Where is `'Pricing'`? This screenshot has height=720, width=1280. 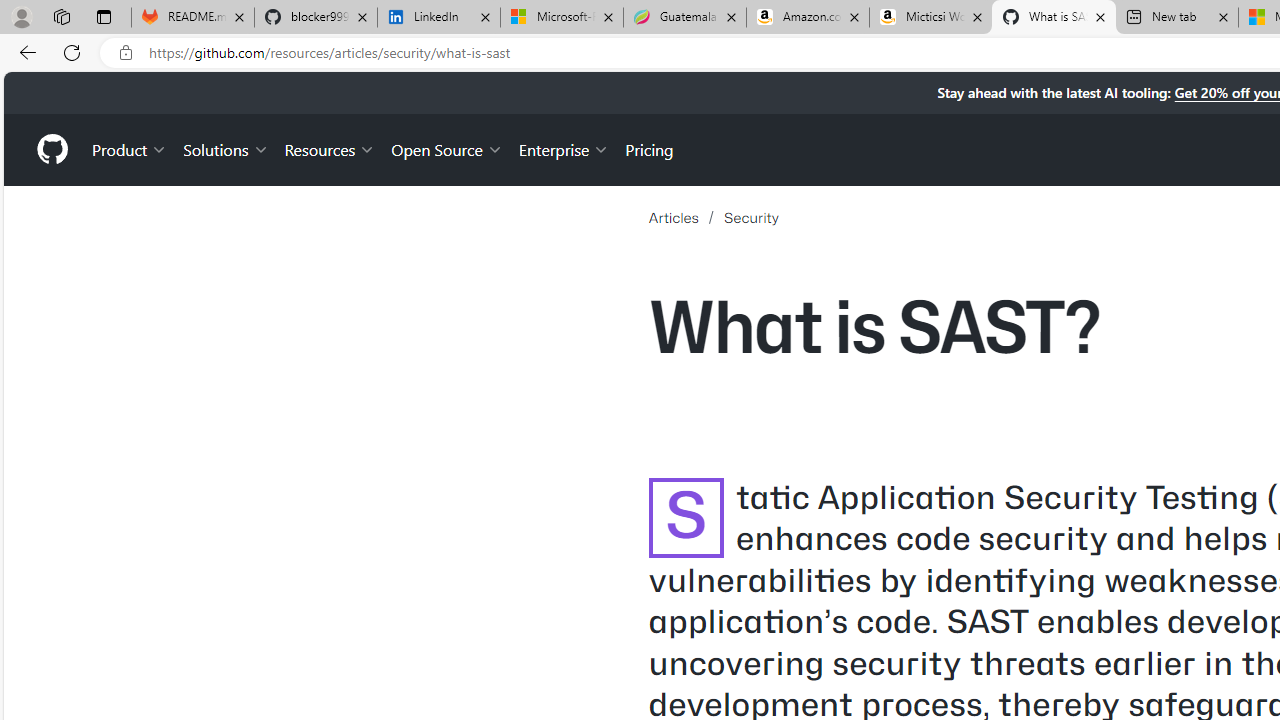
'Pricing' is located at coordinates (649, 148).